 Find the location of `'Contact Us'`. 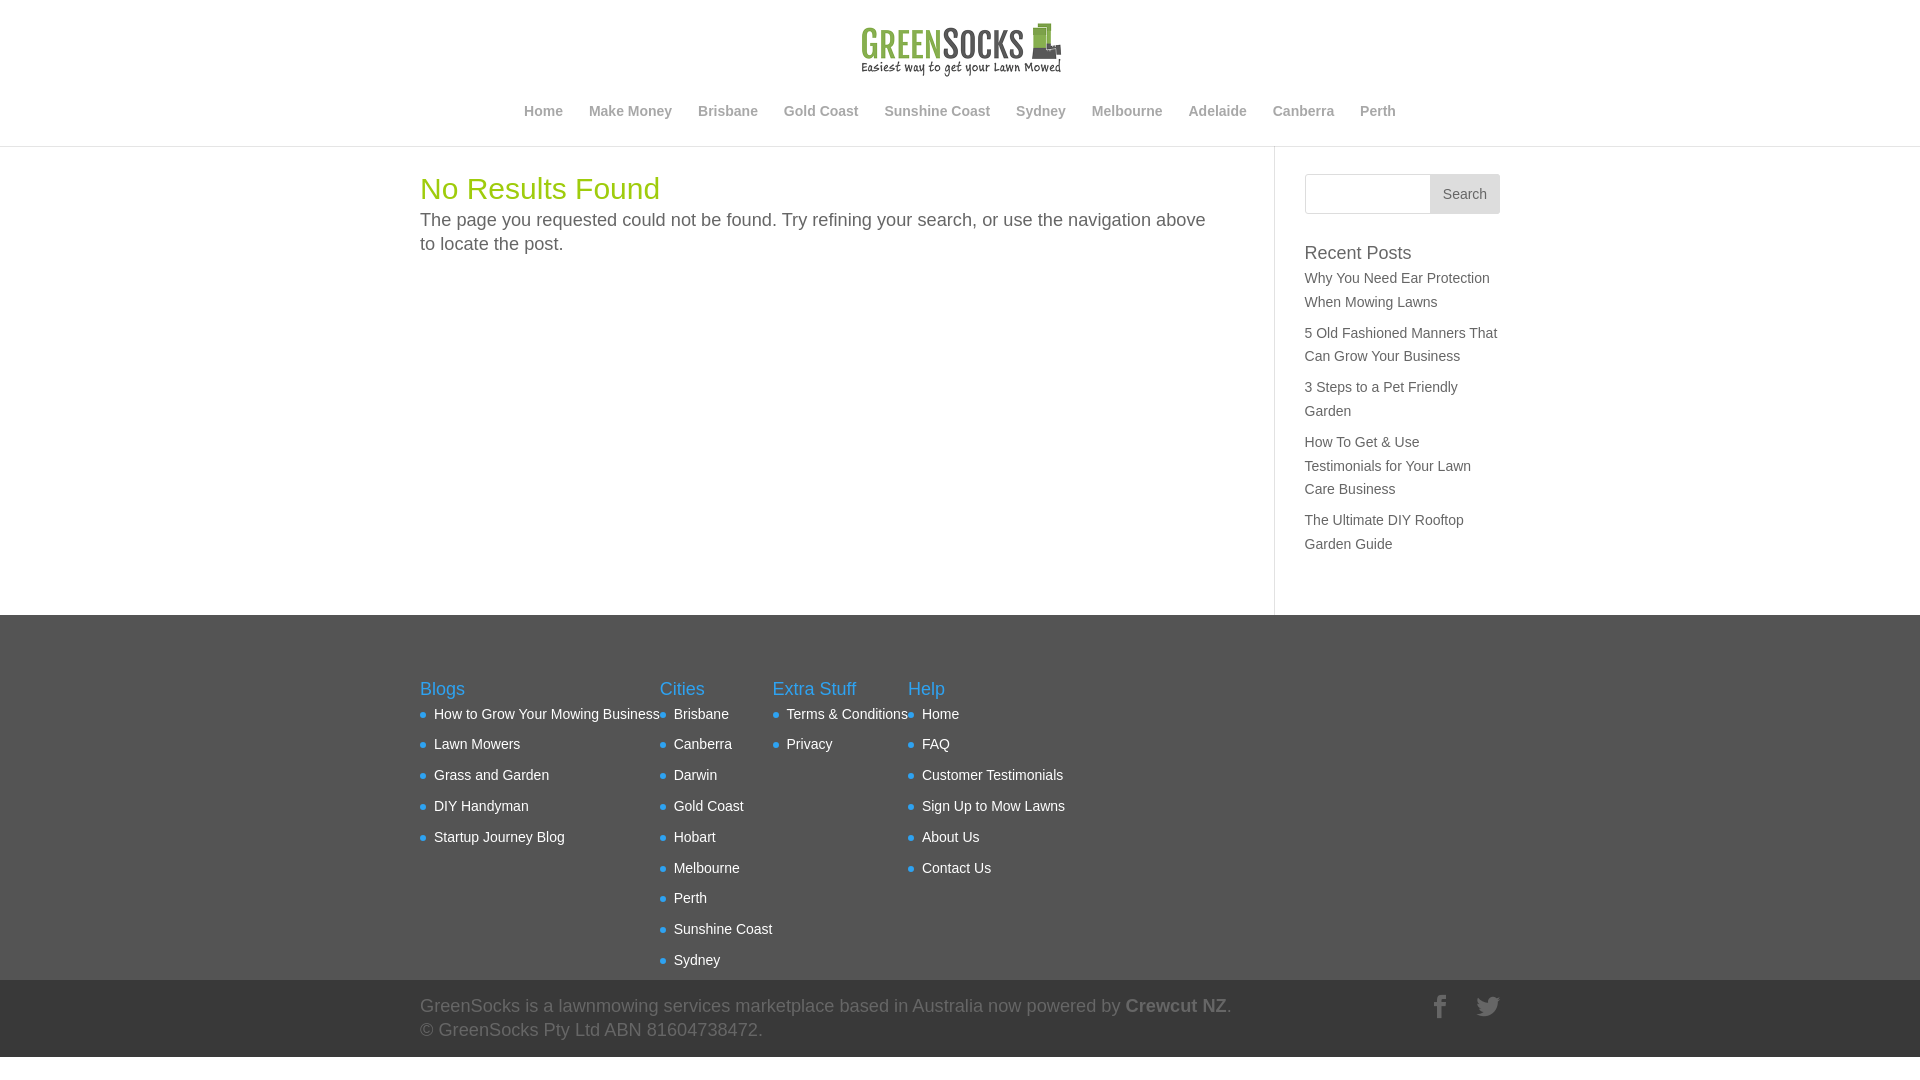

'Contact Us' is located at coordinates (920, 866).